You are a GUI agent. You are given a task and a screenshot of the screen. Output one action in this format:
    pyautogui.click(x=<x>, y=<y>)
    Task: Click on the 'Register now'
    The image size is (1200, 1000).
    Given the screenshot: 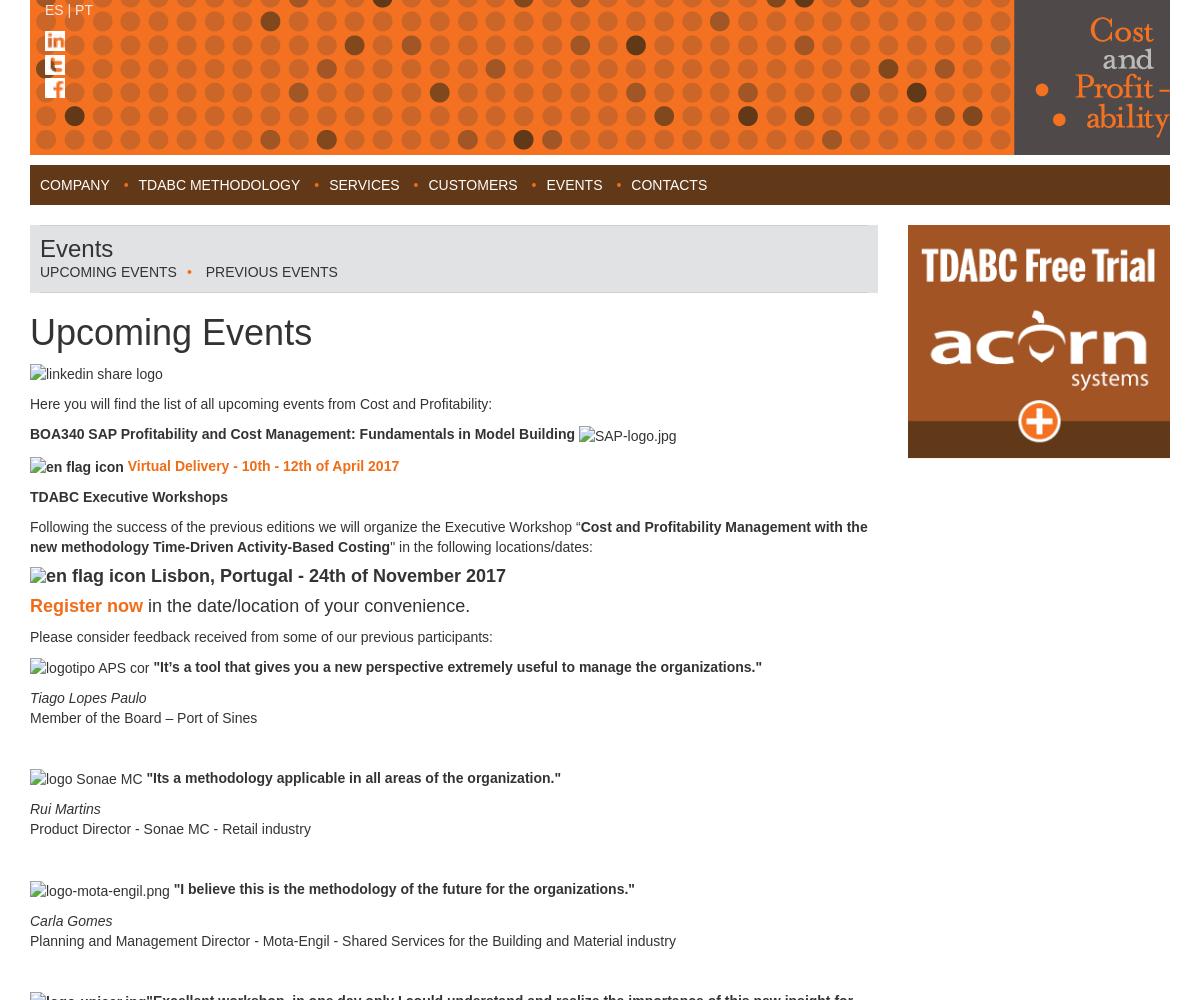 What is the action you would take?
    pyautogui.click(x=30, y=605)
    